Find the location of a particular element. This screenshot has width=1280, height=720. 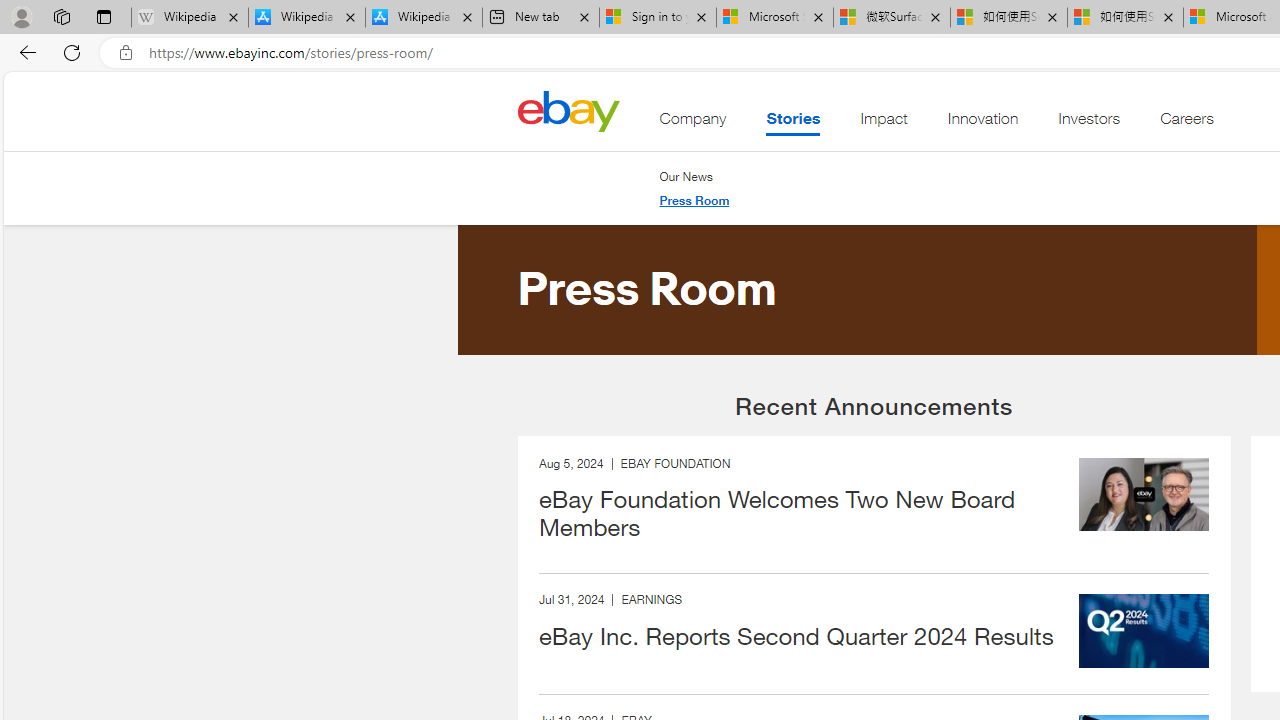

'Press Room' is located at coordinates (694, 201).